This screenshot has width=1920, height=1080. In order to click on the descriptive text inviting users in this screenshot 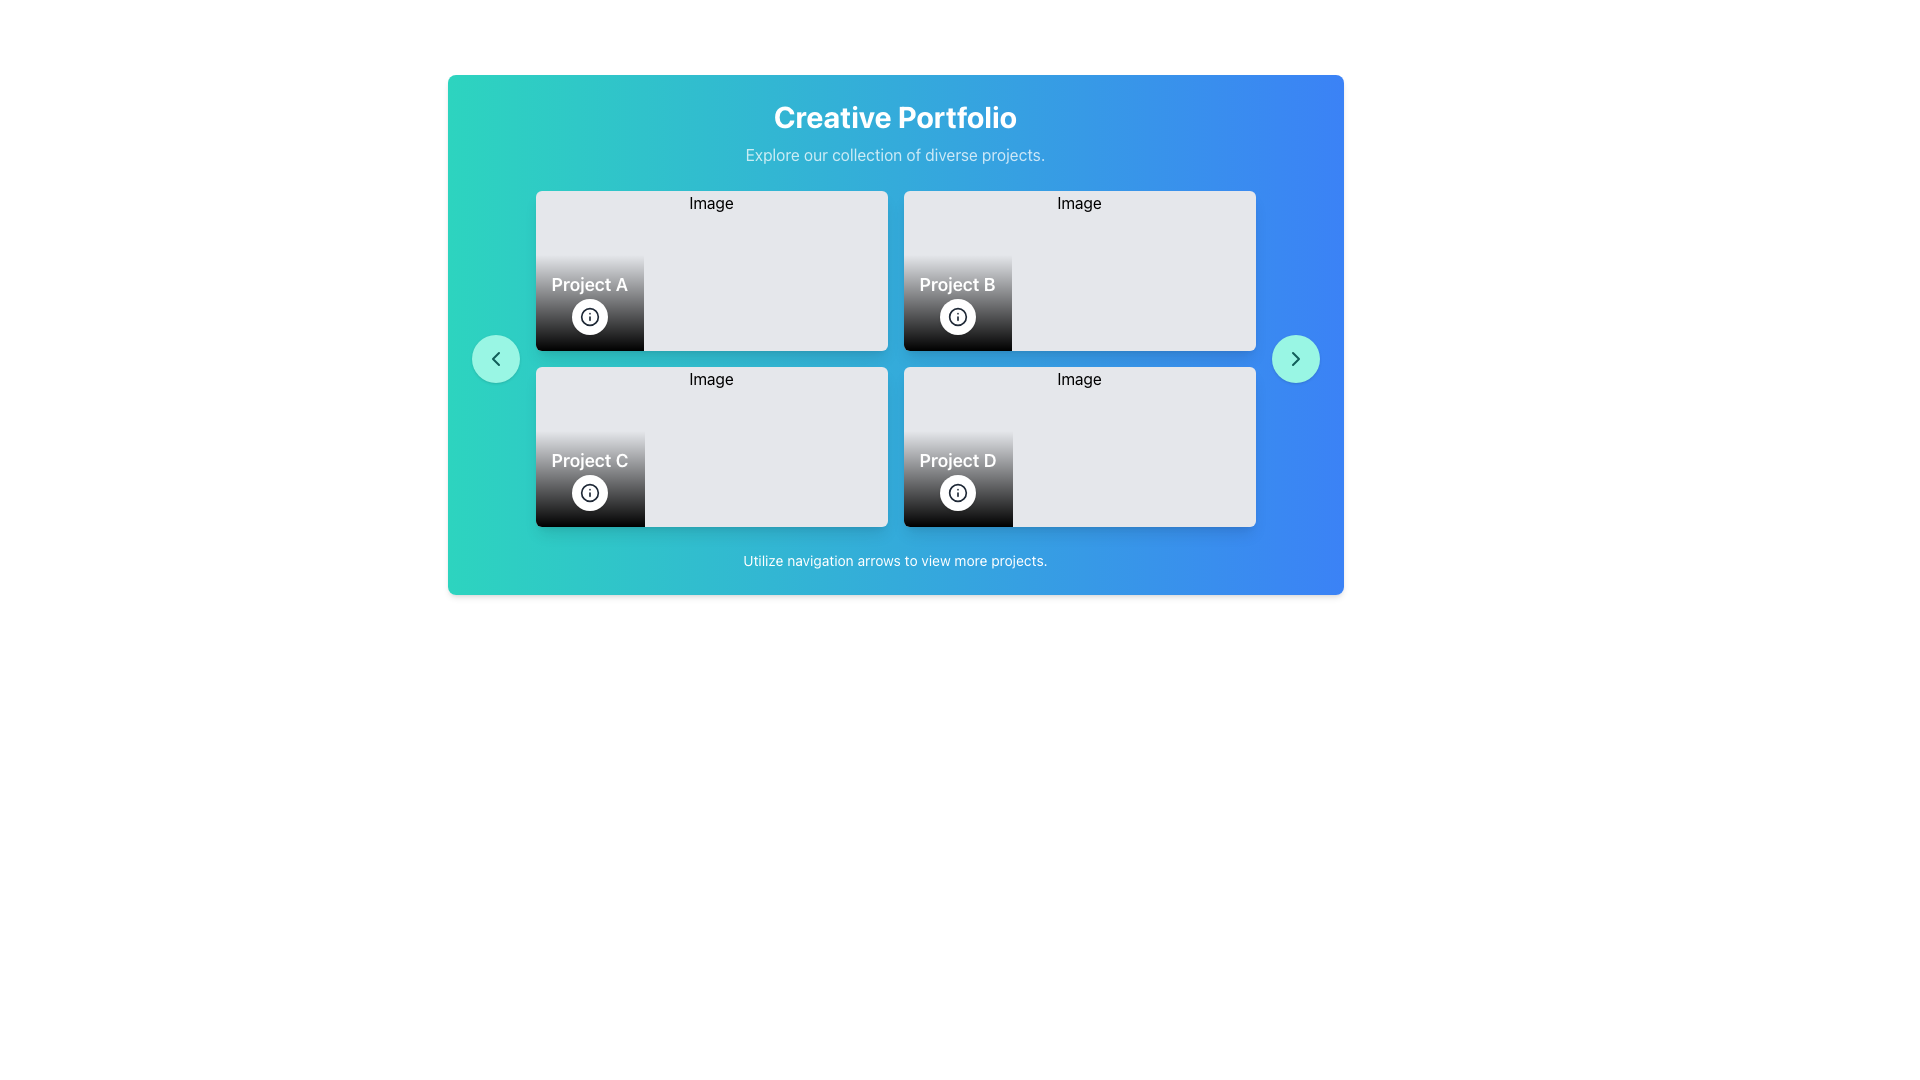, I will do `click(894, 153)`.